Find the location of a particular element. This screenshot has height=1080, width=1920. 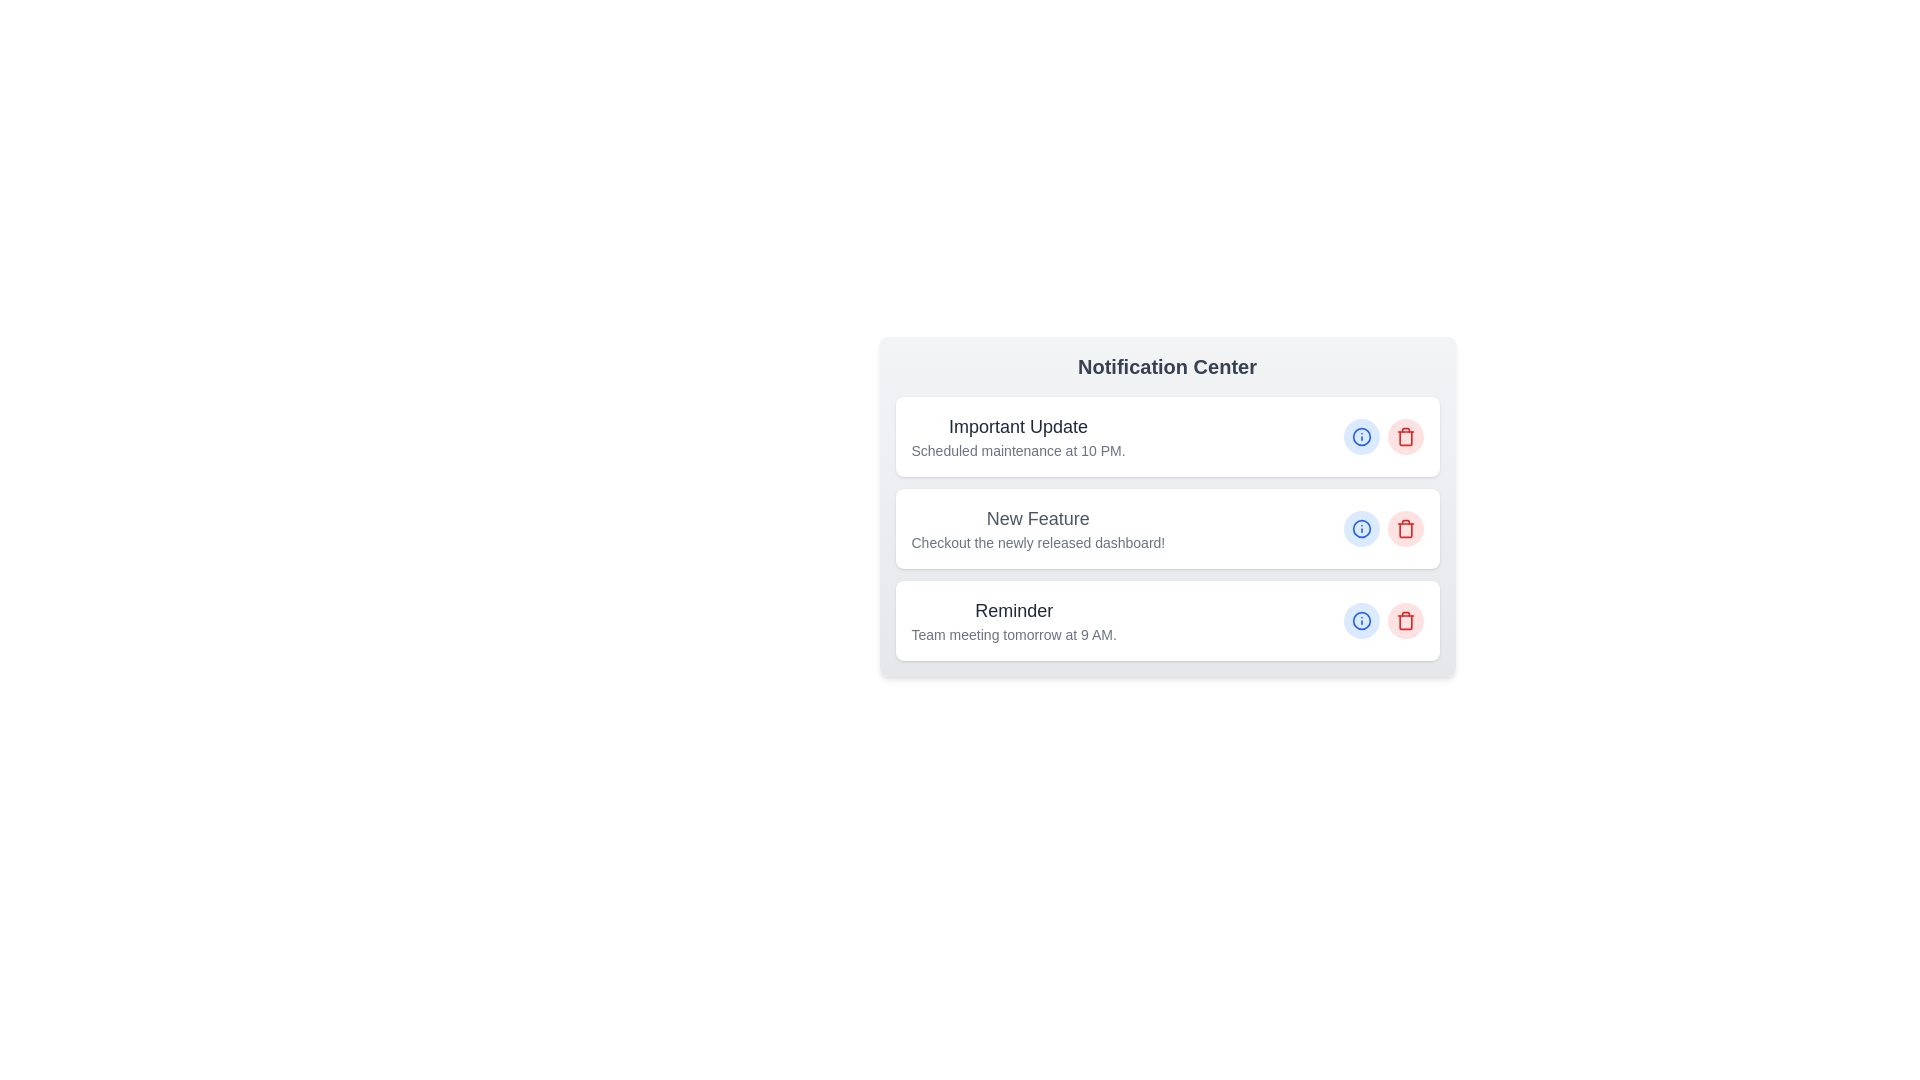

the information button next to the item titled Important Update is located at coordinates (1360, 435).